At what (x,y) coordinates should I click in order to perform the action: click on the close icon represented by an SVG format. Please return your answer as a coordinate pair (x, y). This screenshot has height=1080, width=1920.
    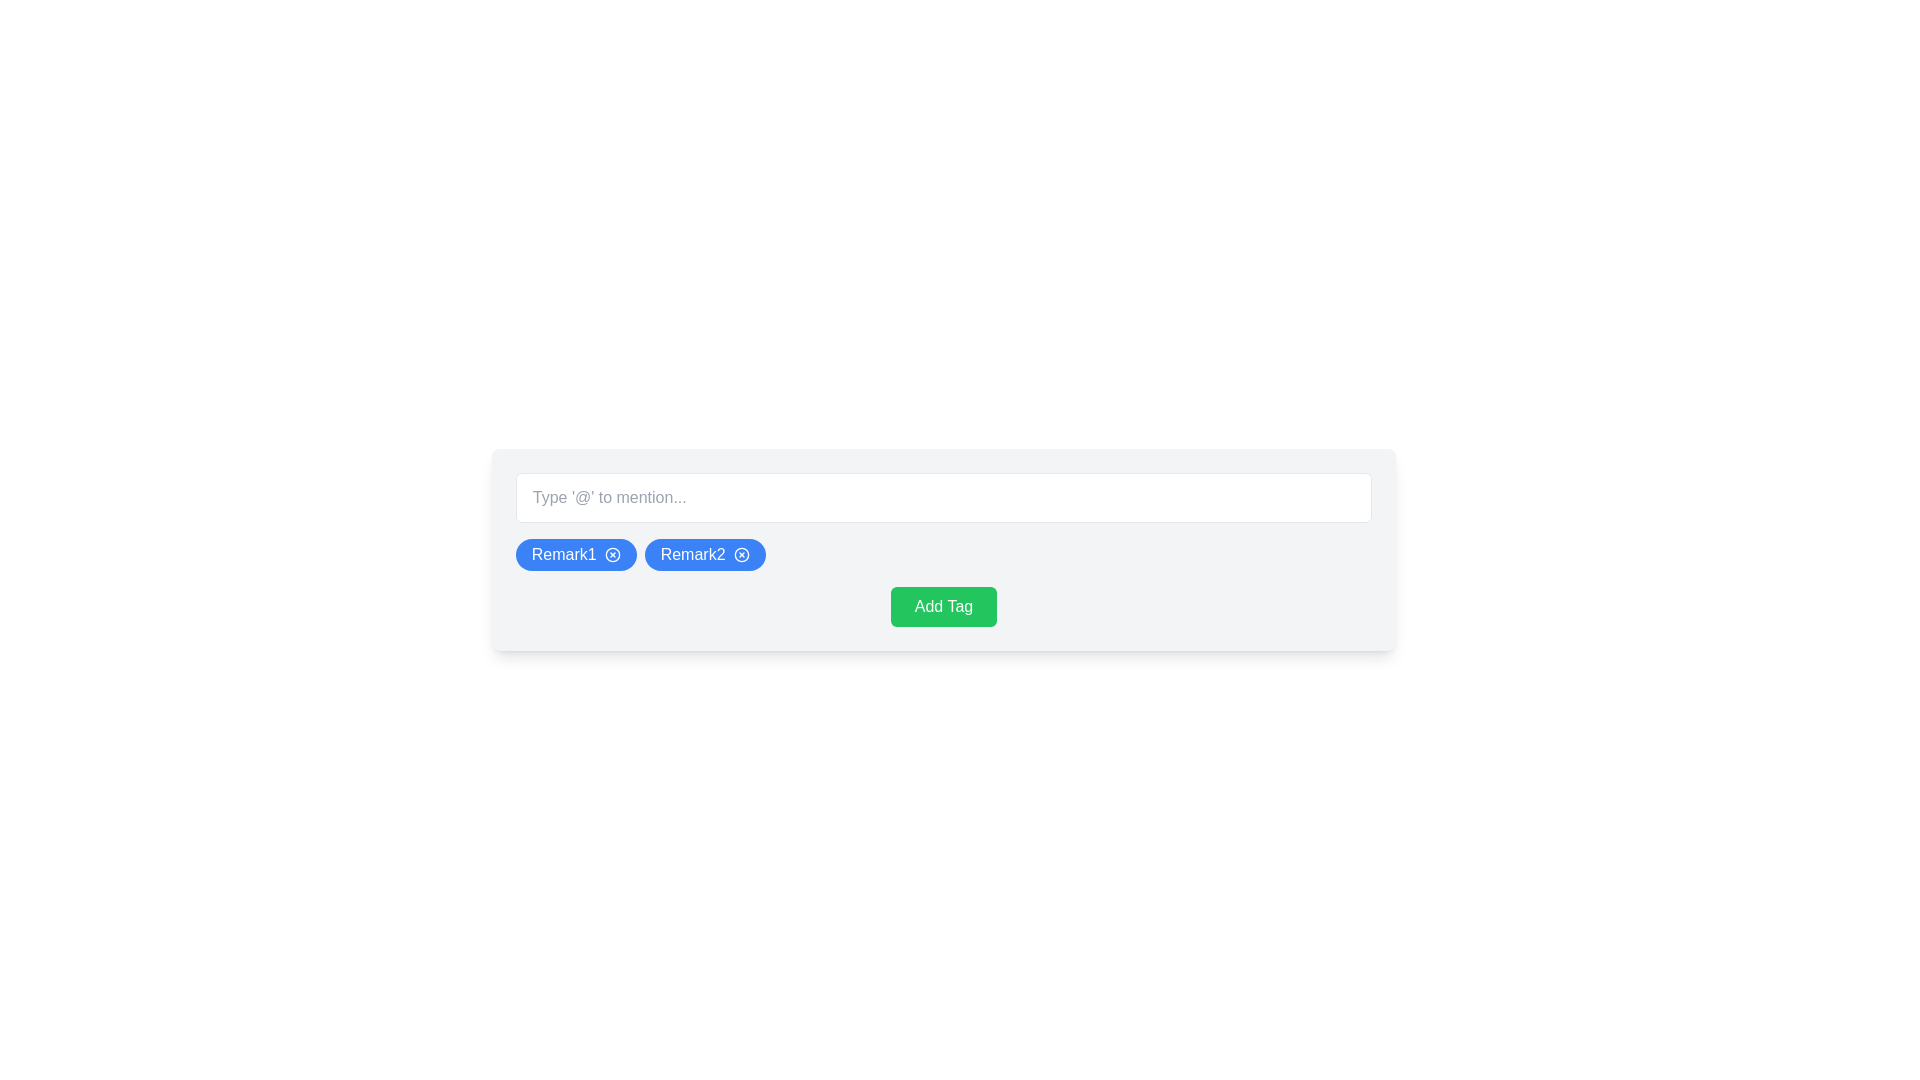
    Looking at the image, I should click on (740, 555).